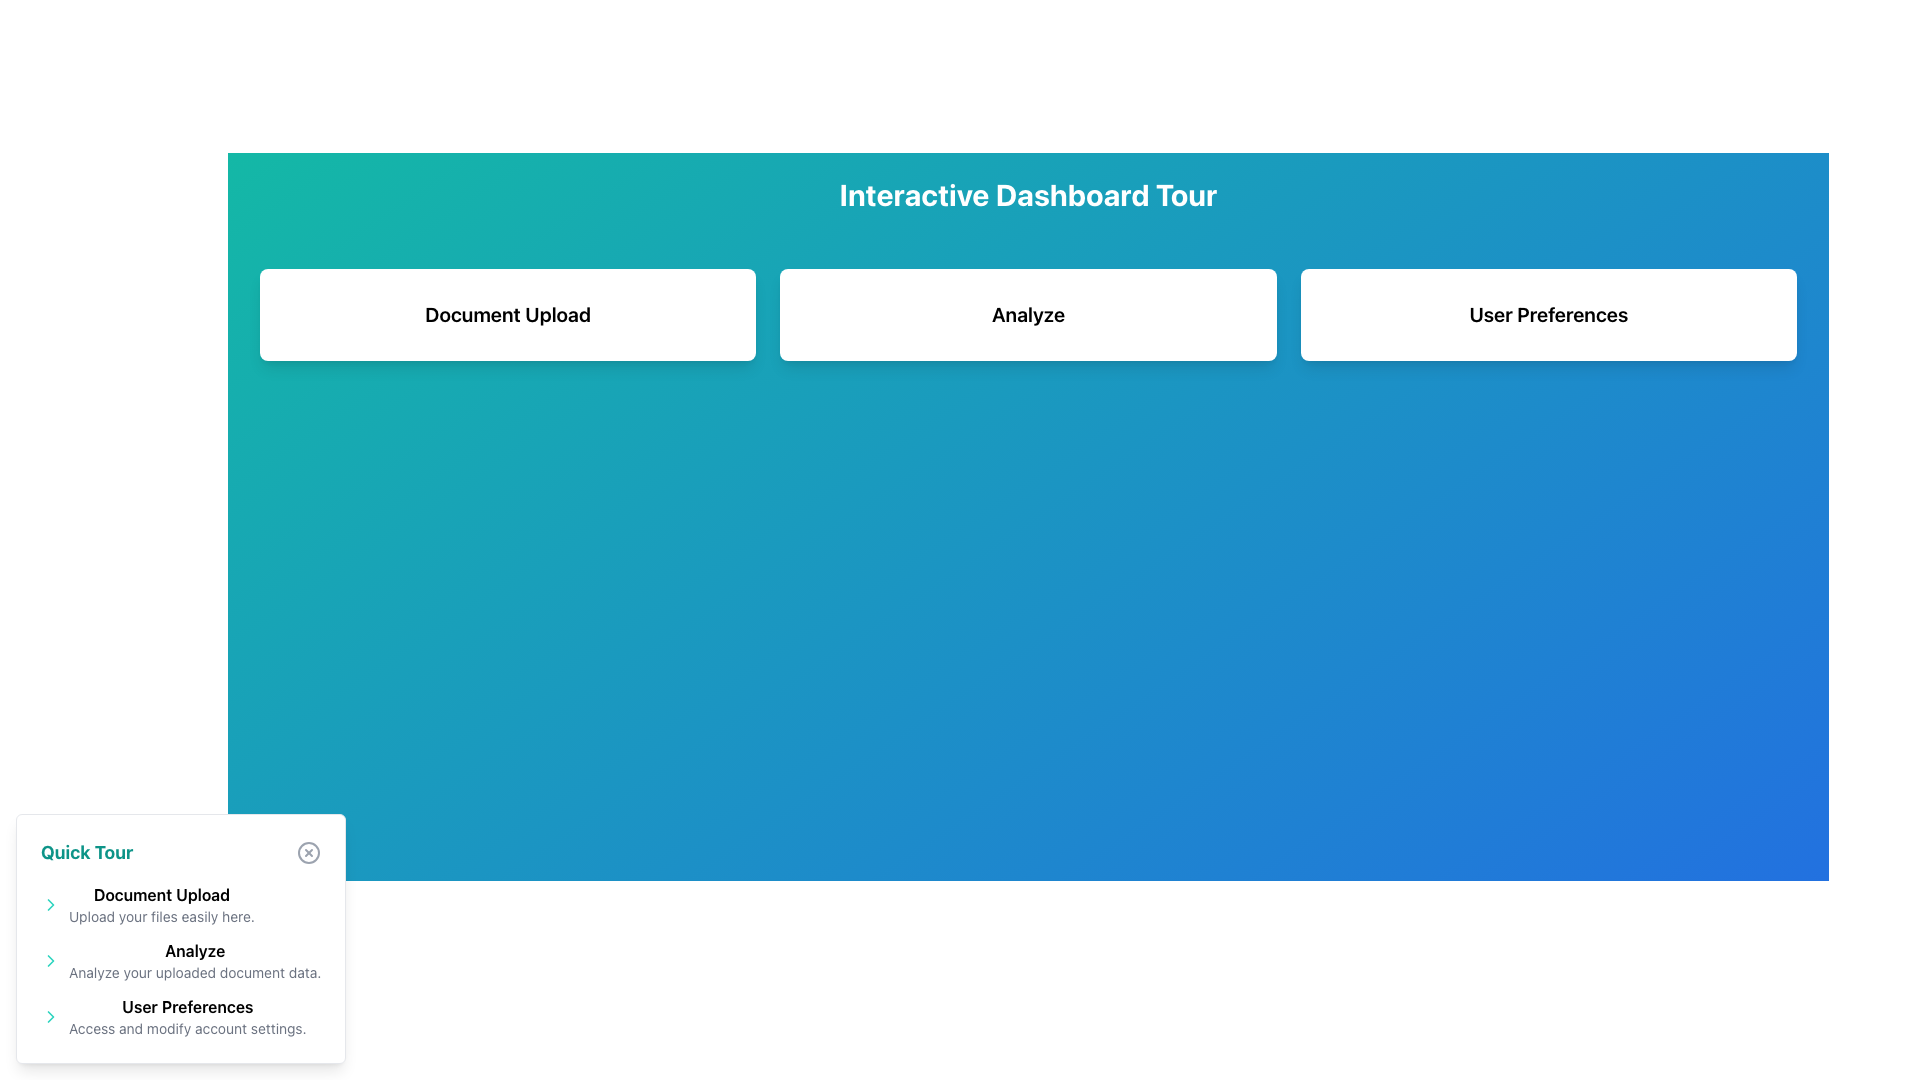  Describe the element at coordinates (508, 315) in the screenshot. I see `the Static card labeled 'Document Upload', which is the leftmost card in a row of three horizontally aligned cards` at that location.